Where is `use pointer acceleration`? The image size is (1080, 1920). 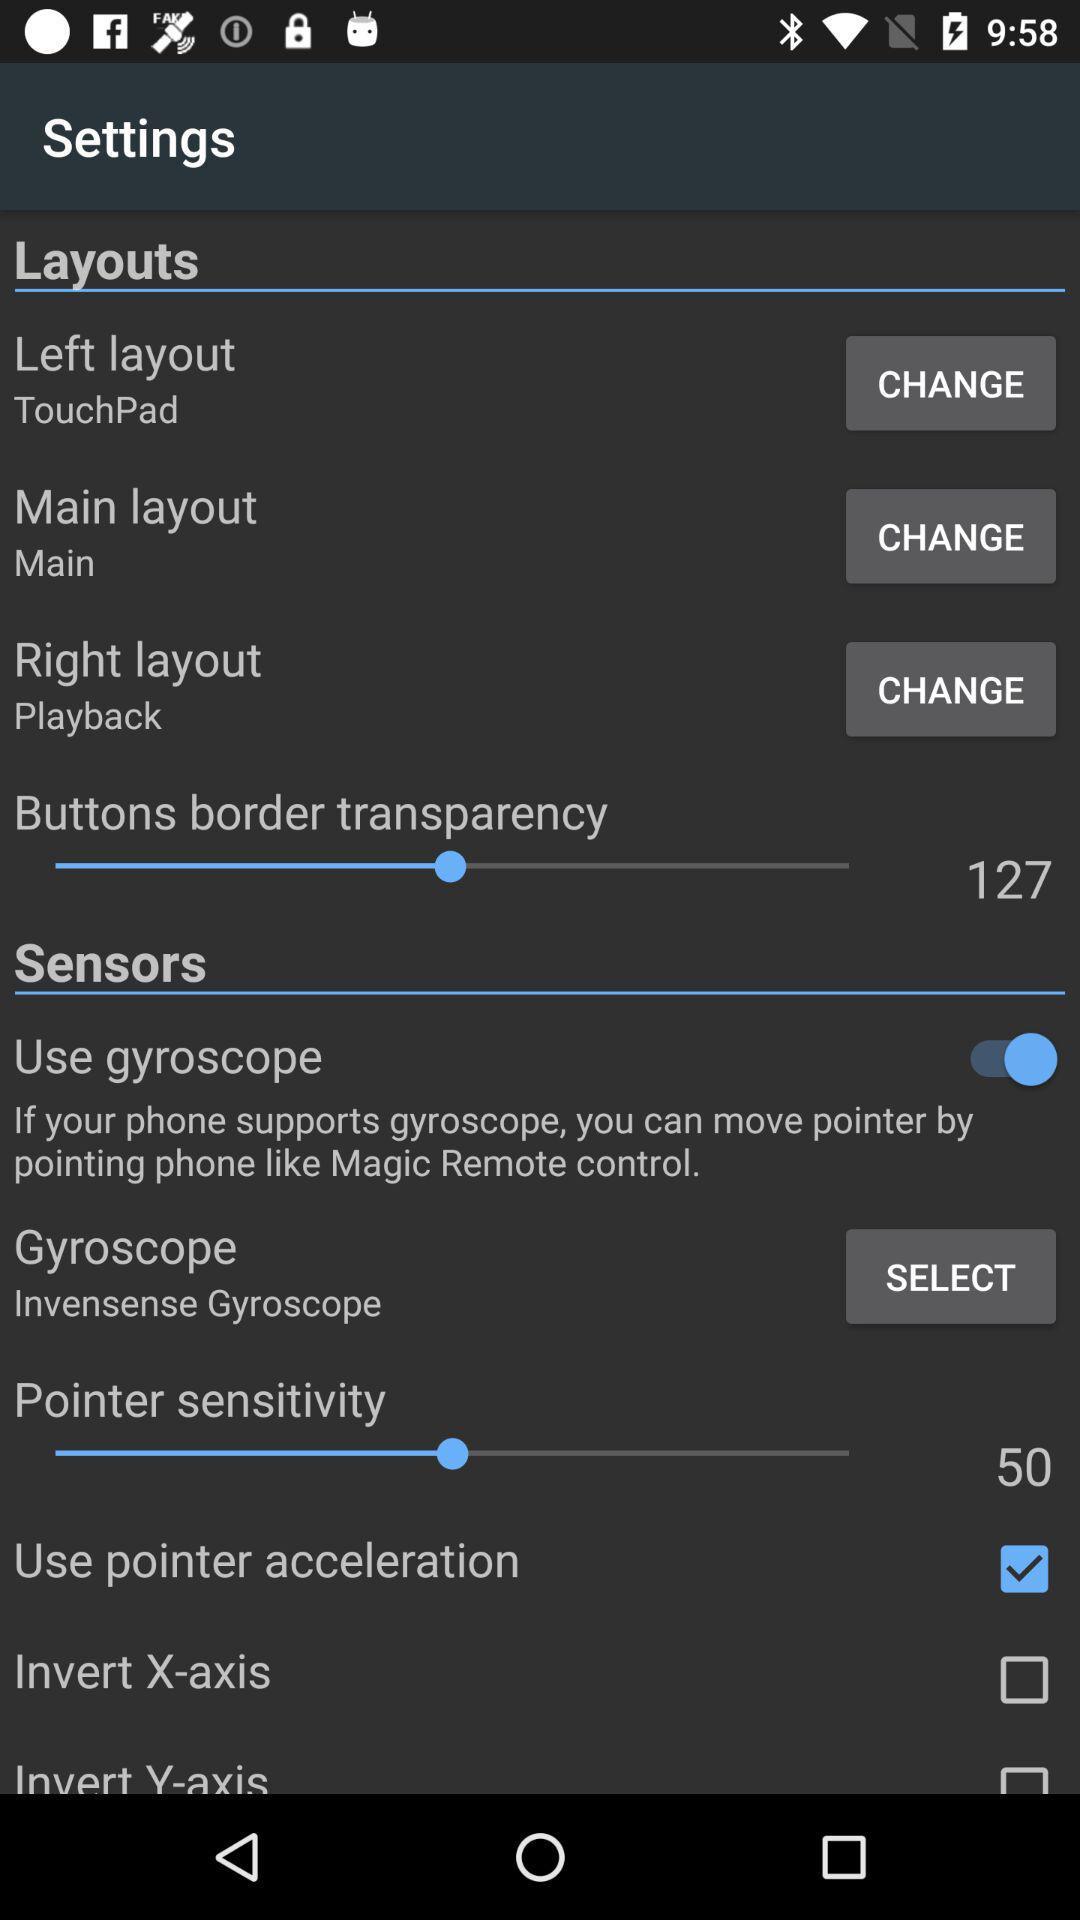
use pointer acceleration is located at coordinates (1024, 1568).